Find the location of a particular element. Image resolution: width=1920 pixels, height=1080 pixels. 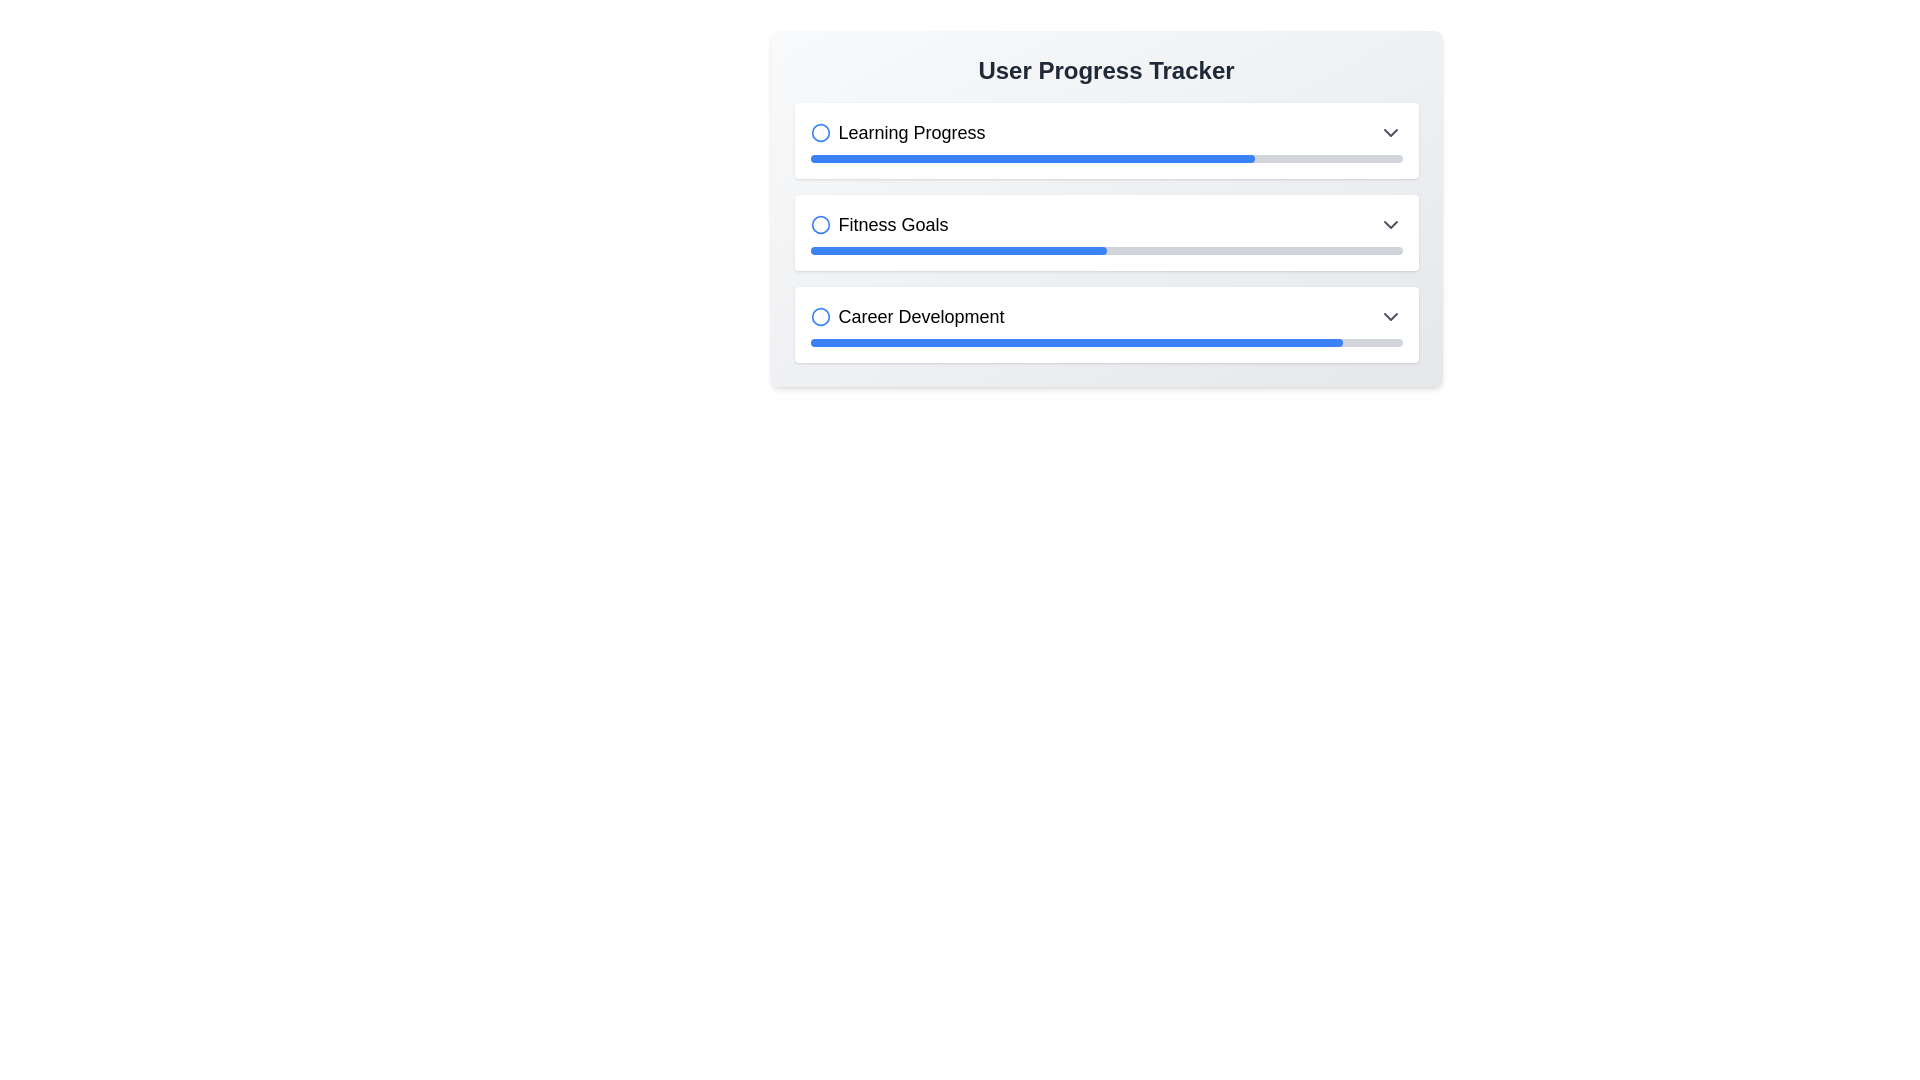

the Chevron Icon Button located to the right of the 'Career Development' text label is located at coordinates (1389, 315).